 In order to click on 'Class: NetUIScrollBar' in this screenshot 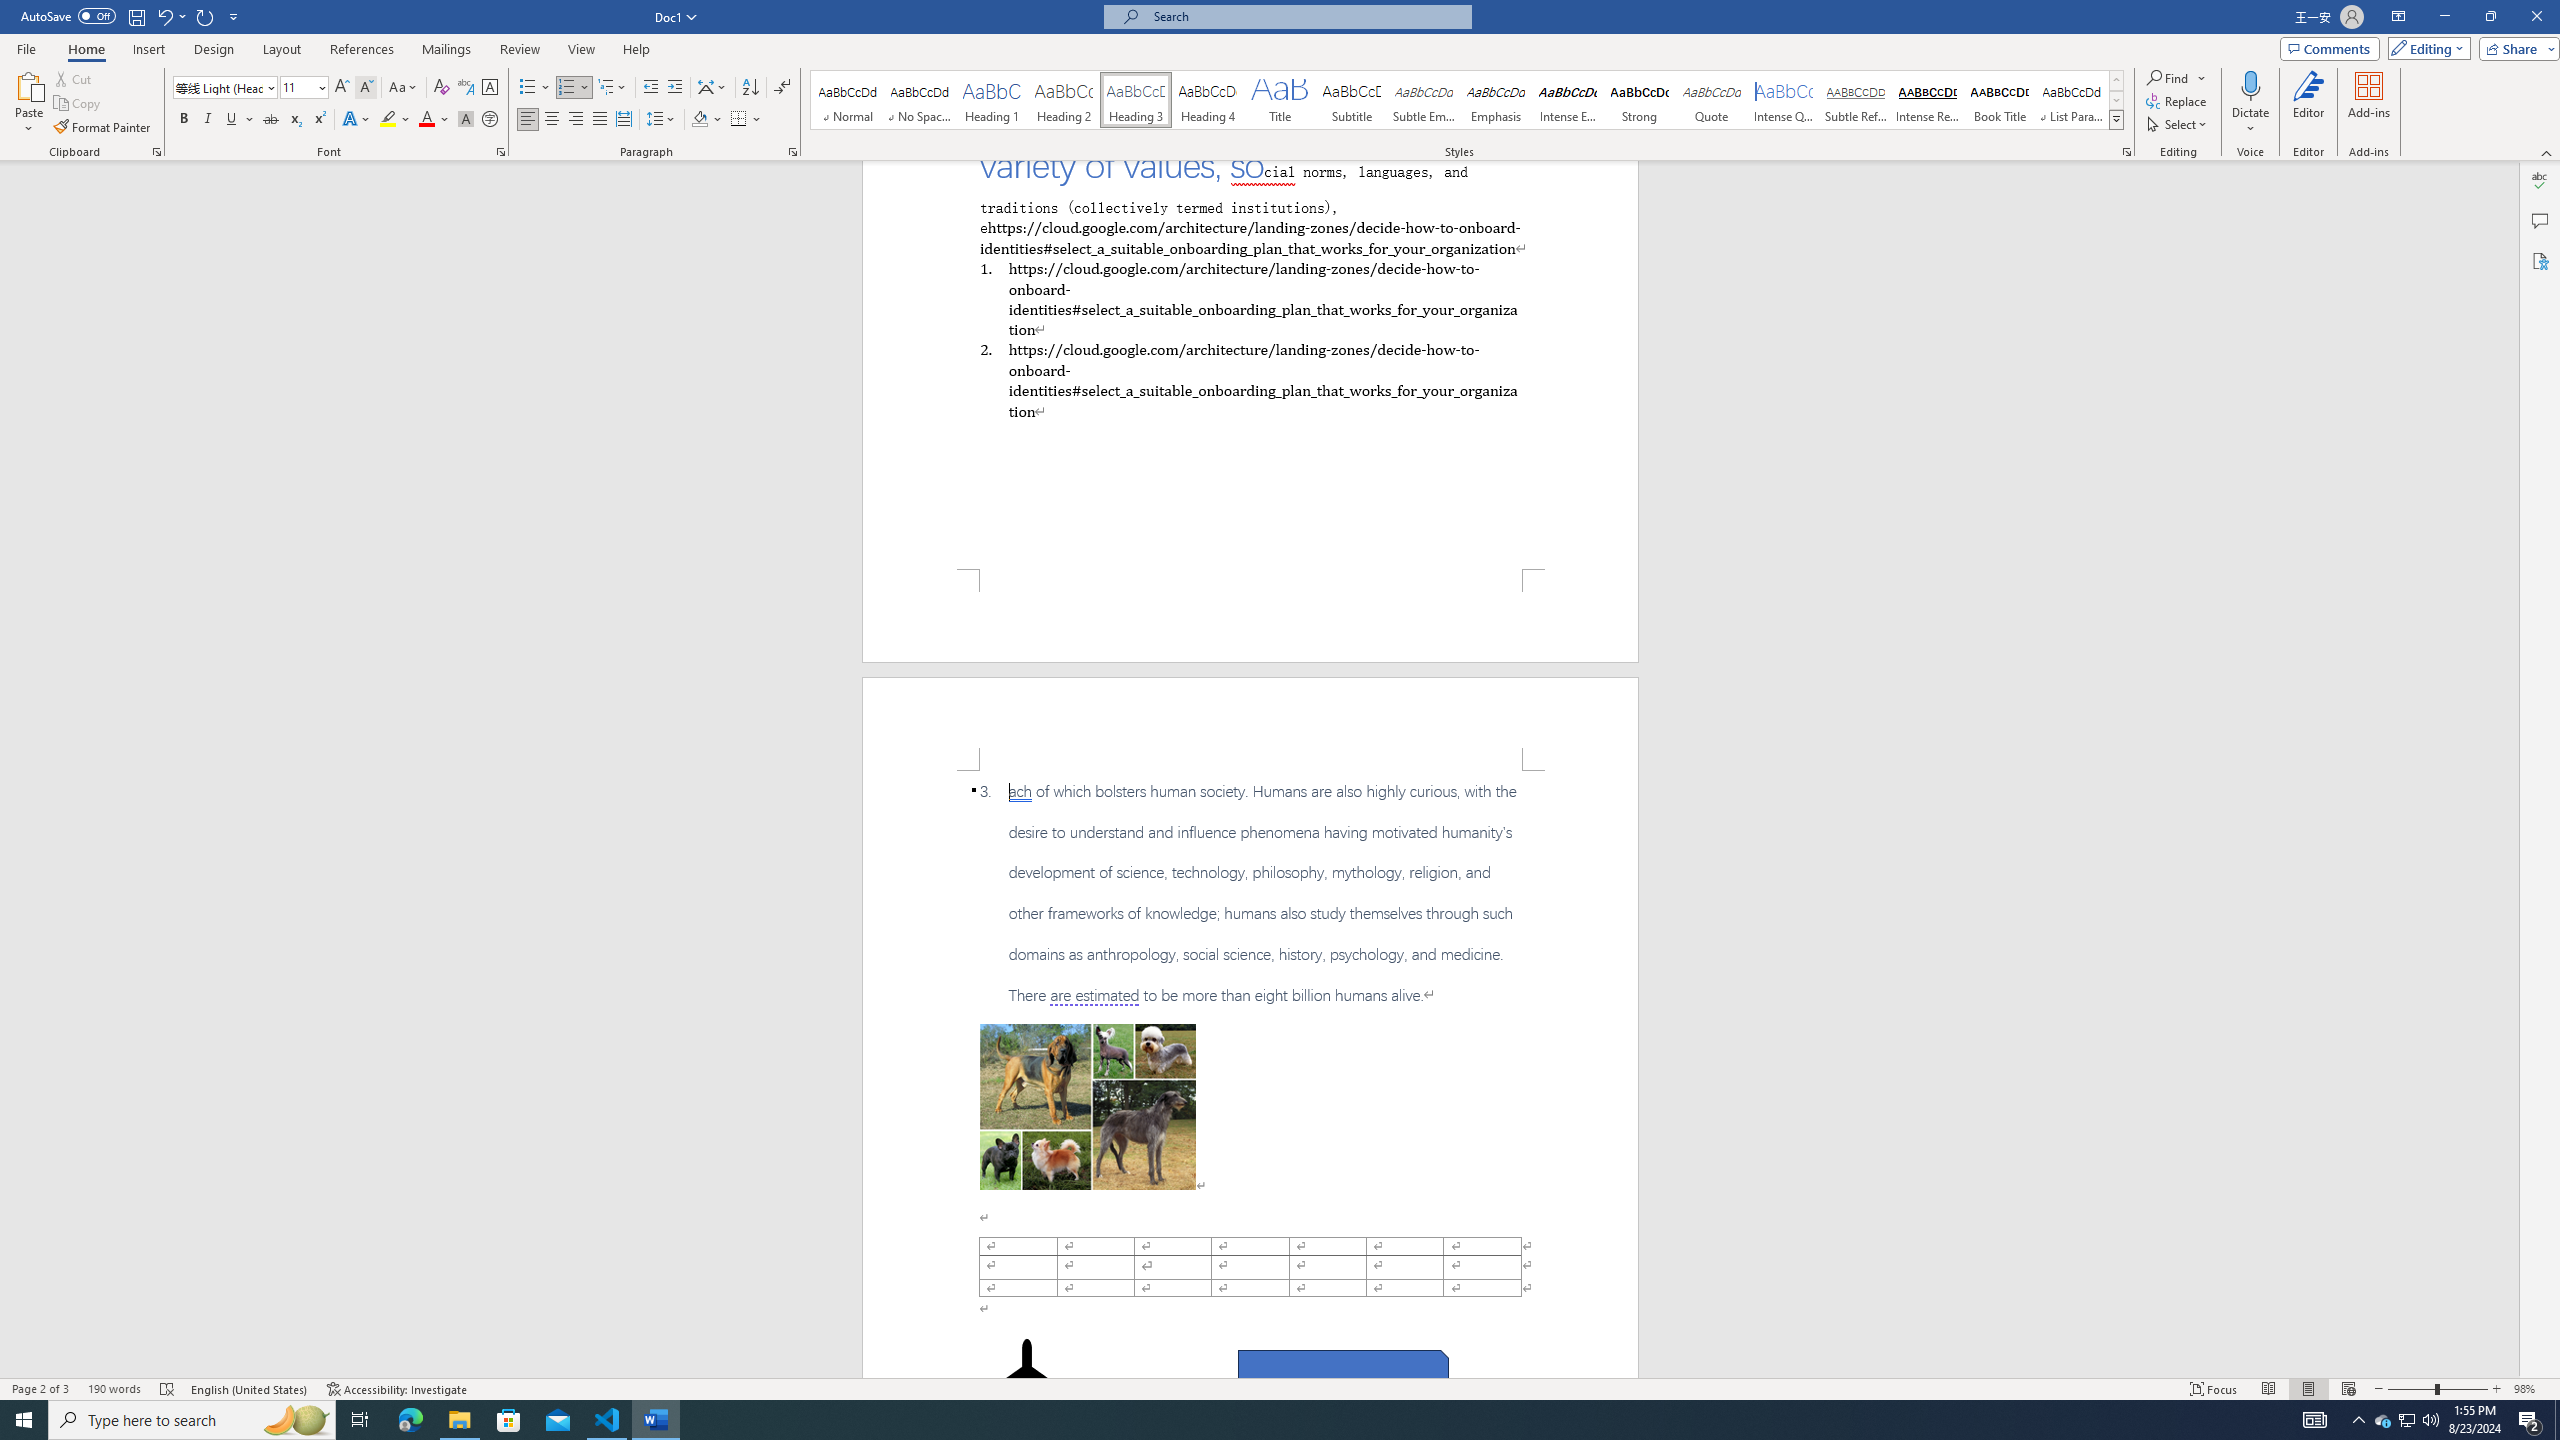, I will do `click(2510, 769)`.